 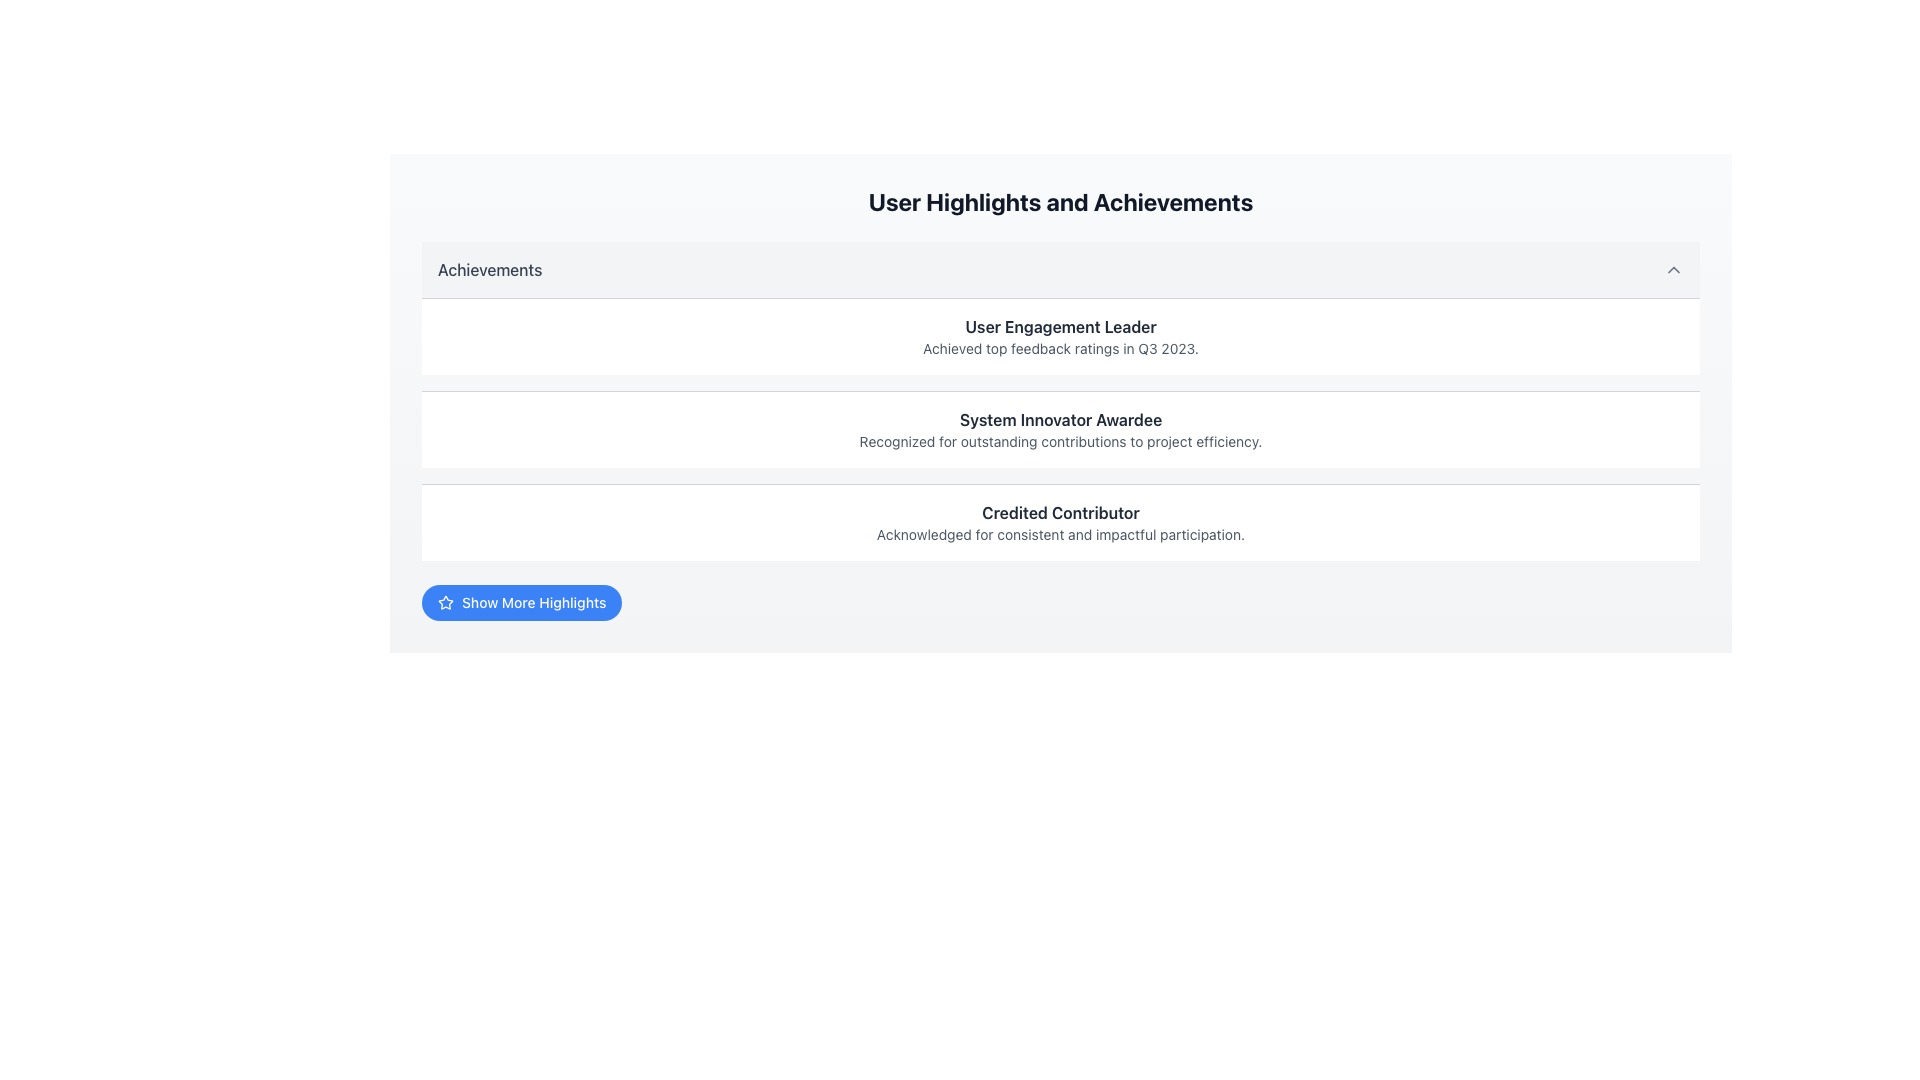 I want to click on the button located at the bottom-left corner of the 'User Highlights and Achievements' section, so click(x=522, y=601).